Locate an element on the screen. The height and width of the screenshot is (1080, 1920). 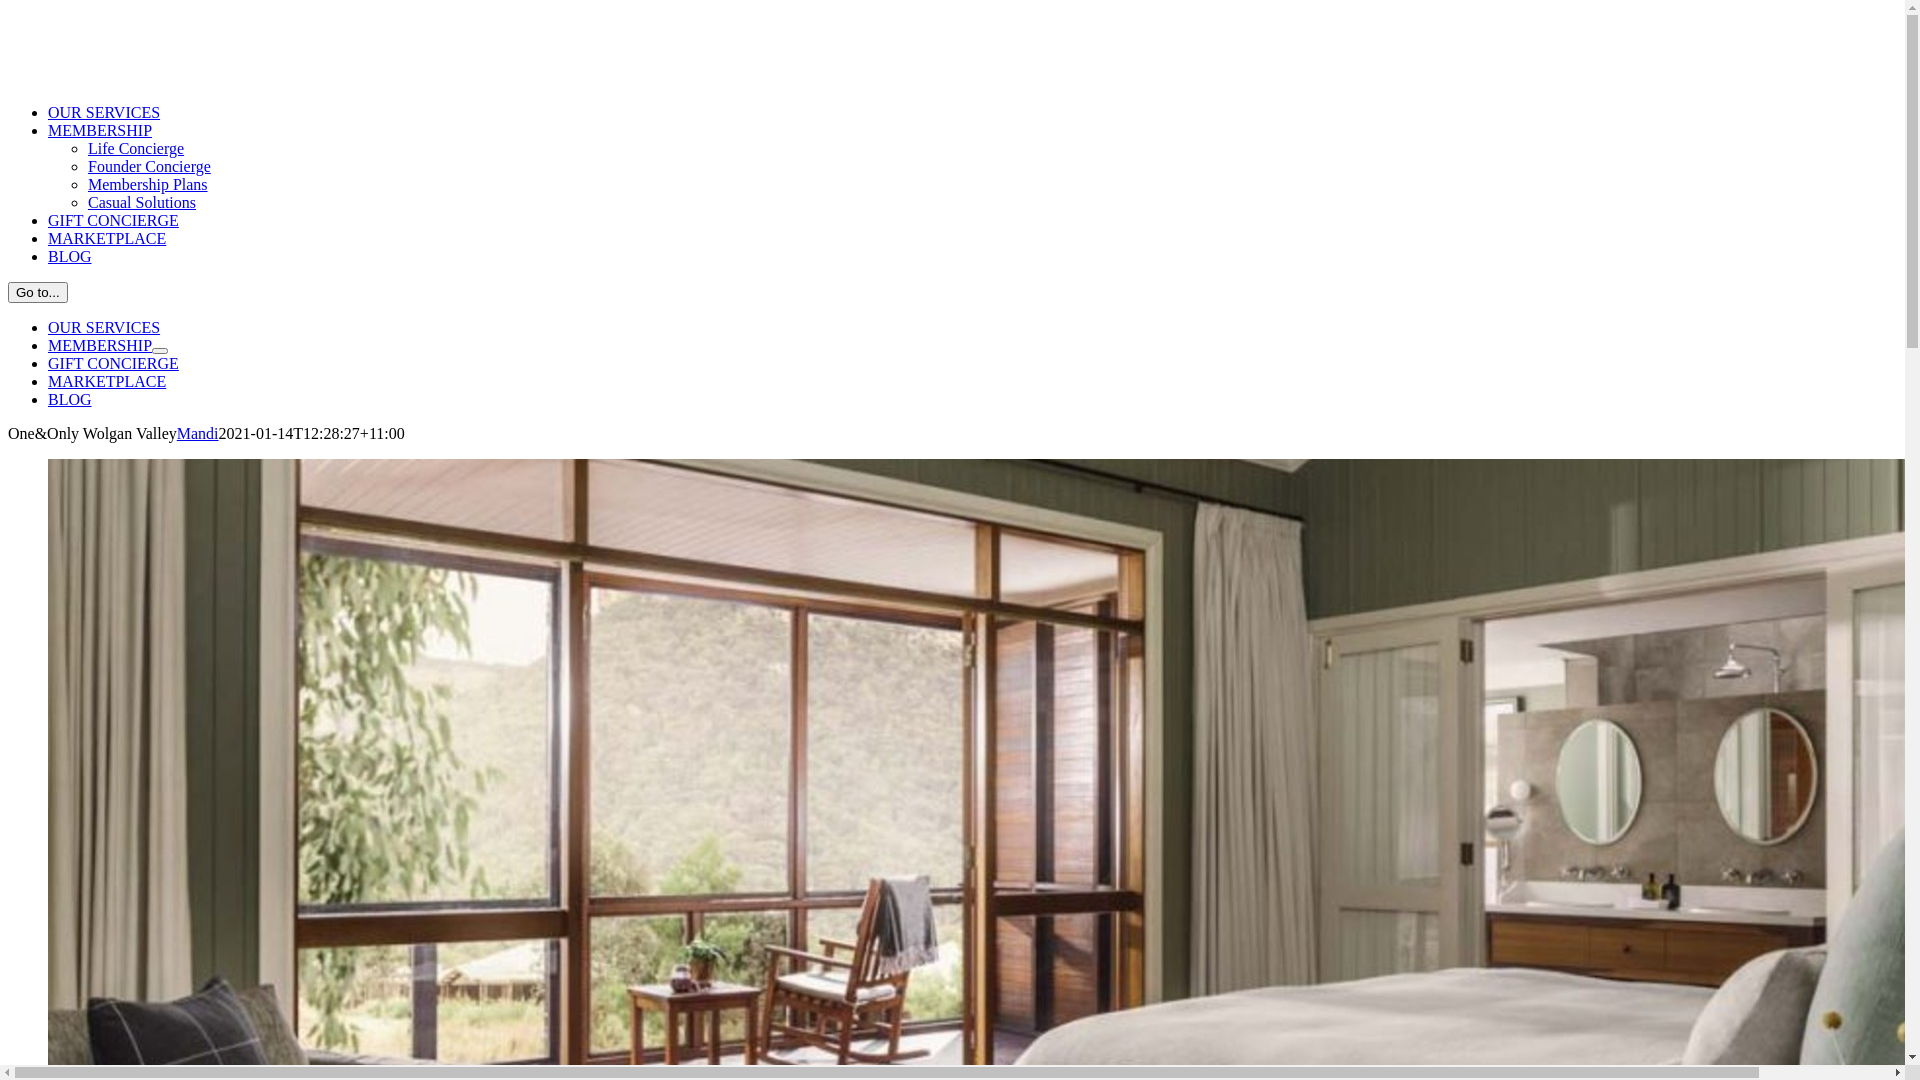
'Go to...' is located at coordinates (38, 292).